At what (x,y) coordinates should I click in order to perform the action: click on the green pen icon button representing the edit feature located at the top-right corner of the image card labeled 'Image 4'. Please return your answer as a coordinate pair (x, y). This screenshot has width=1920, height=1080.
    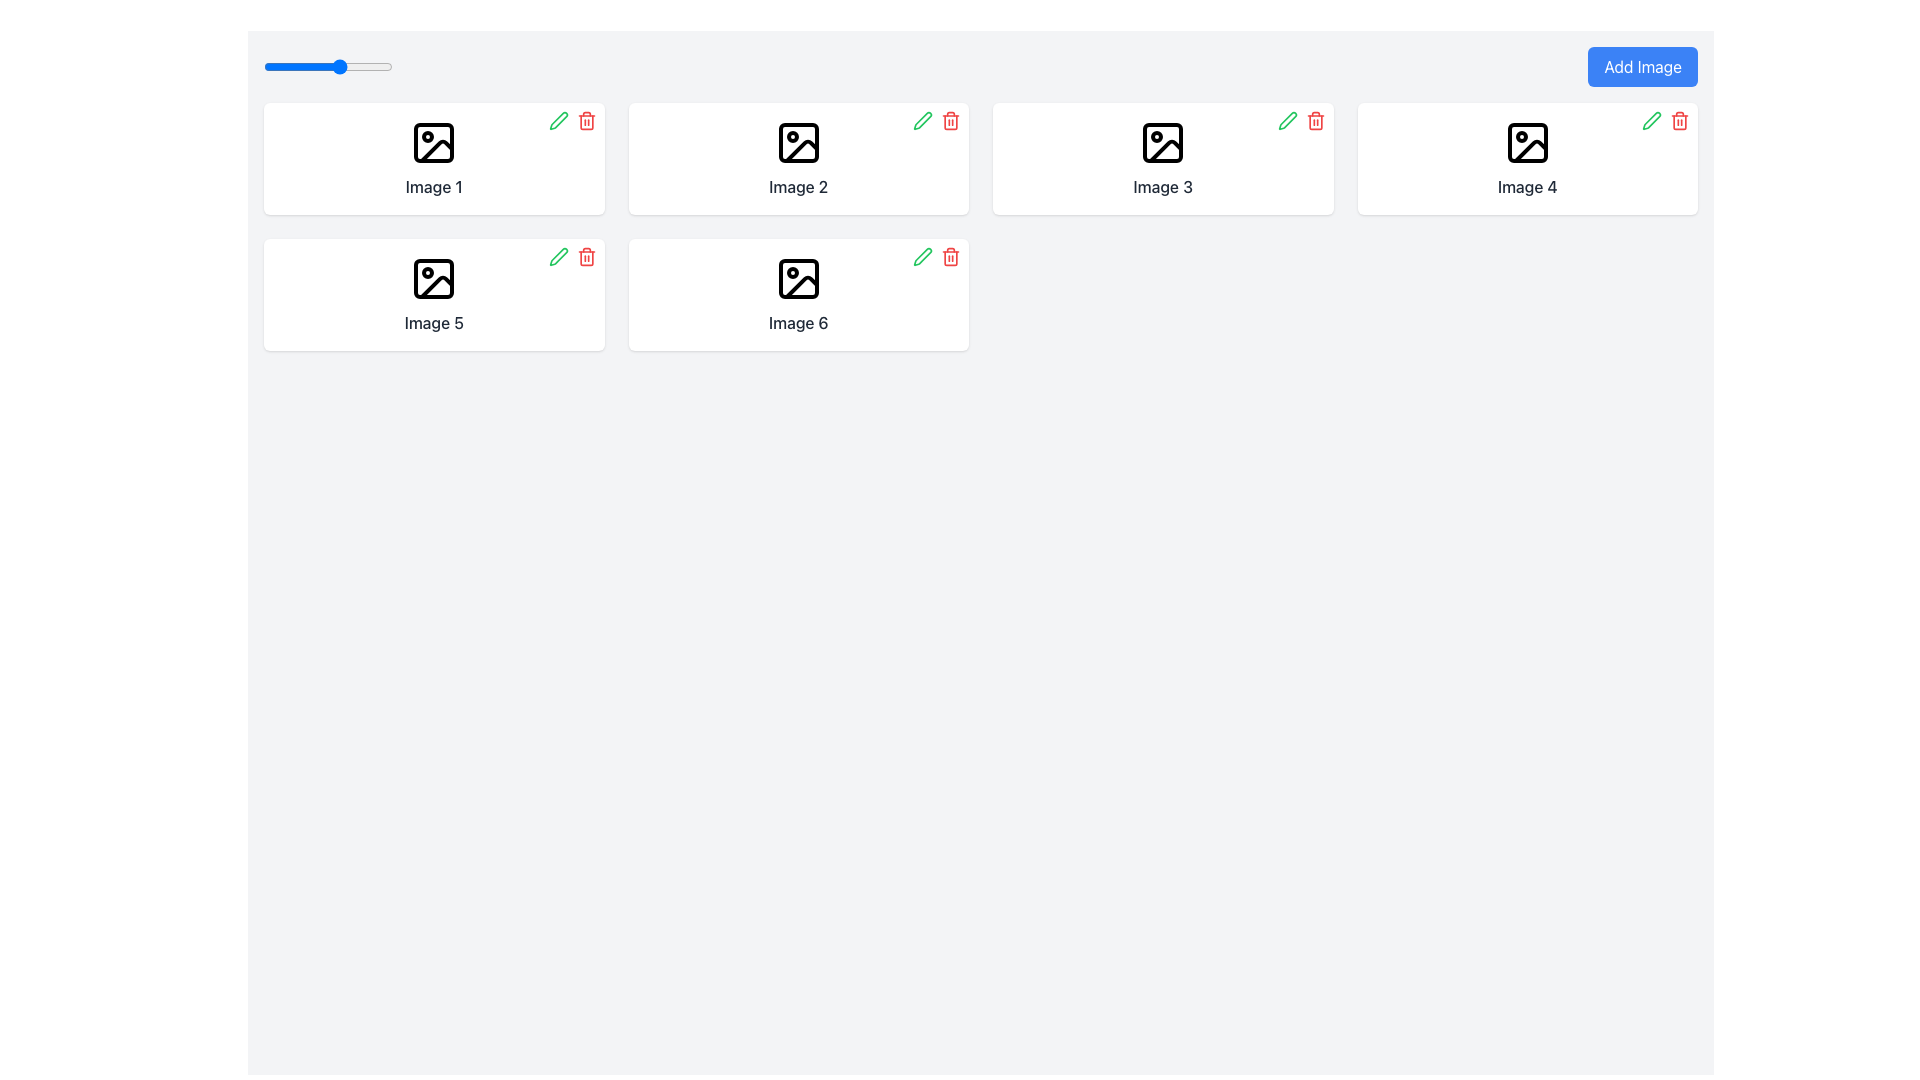
    Looking at the image, I should click on (1651, 120).